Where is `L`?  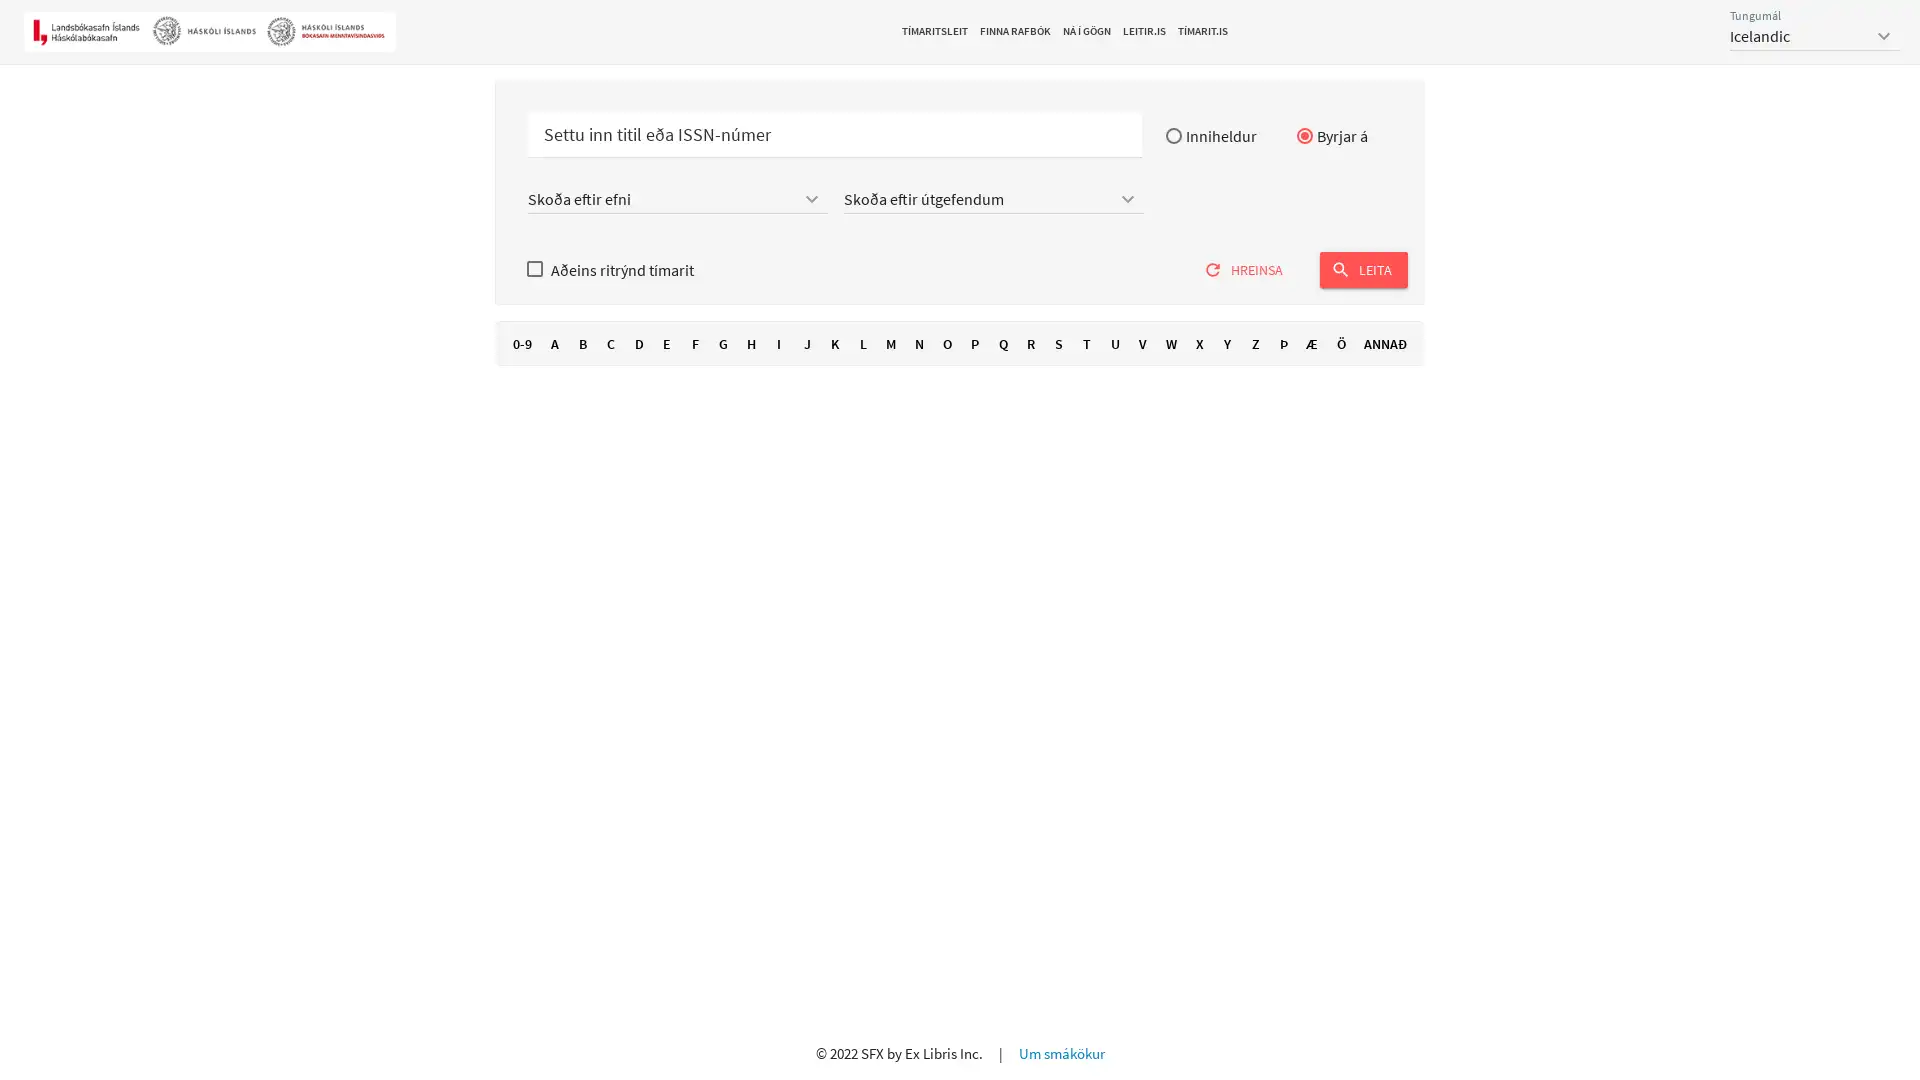
L is located at coordinates (863, 342).